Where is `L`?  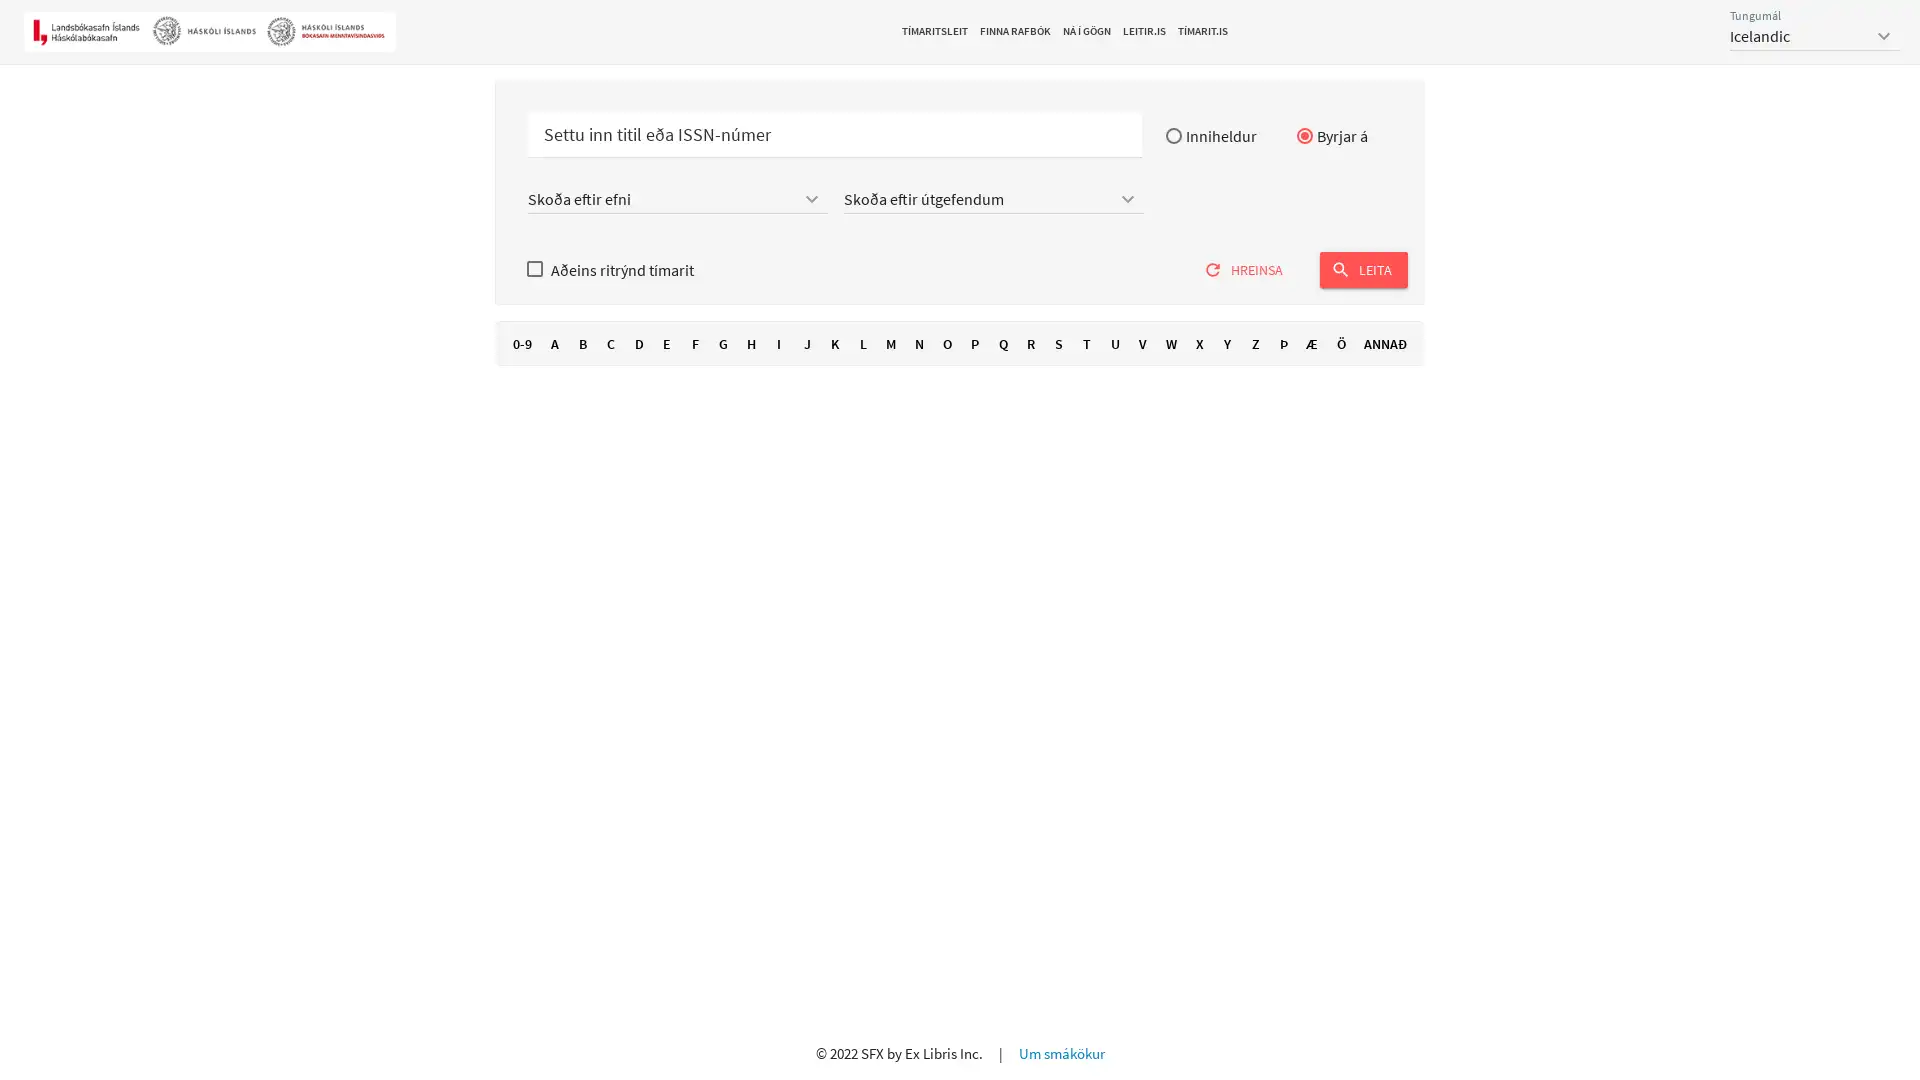
L is located at coordinates (863, 342).